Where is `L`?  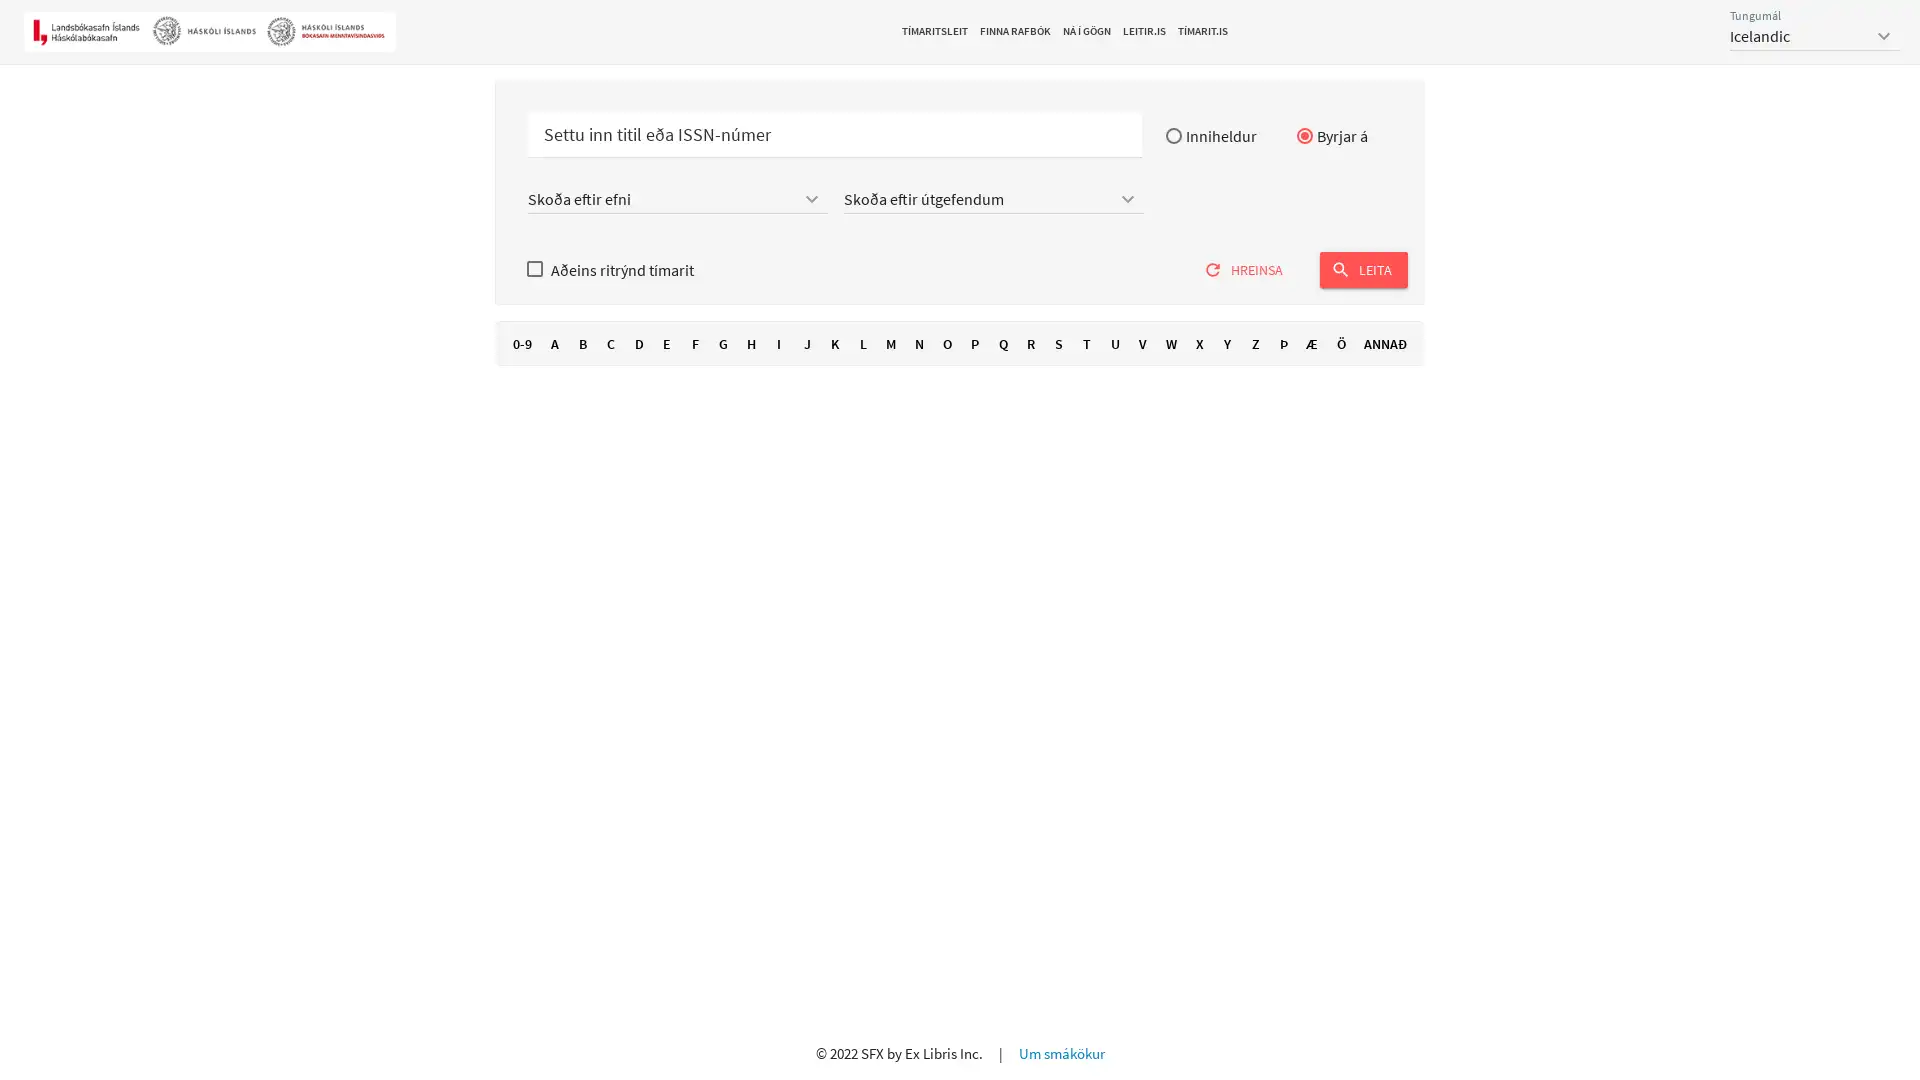
L is located at coordinates (863, 342).